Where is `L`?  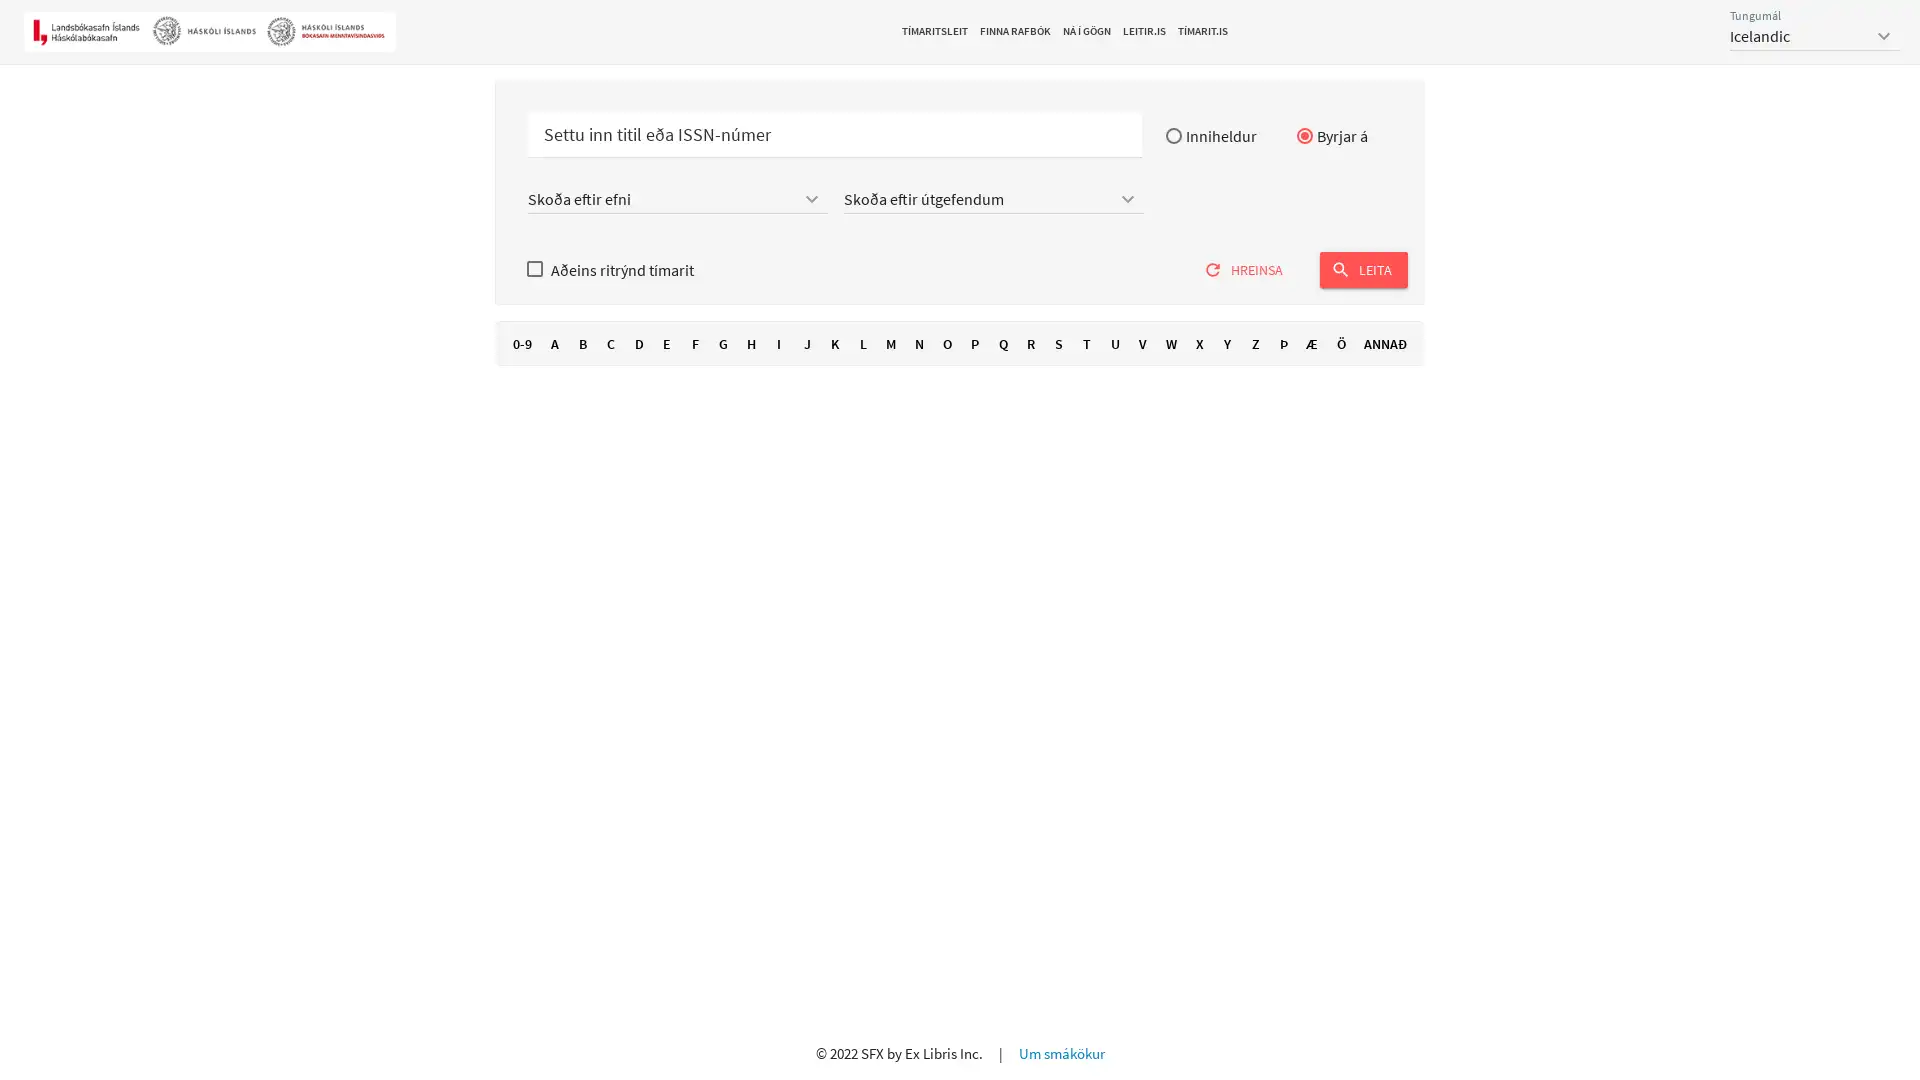
L is located at coordinates (863, 342).